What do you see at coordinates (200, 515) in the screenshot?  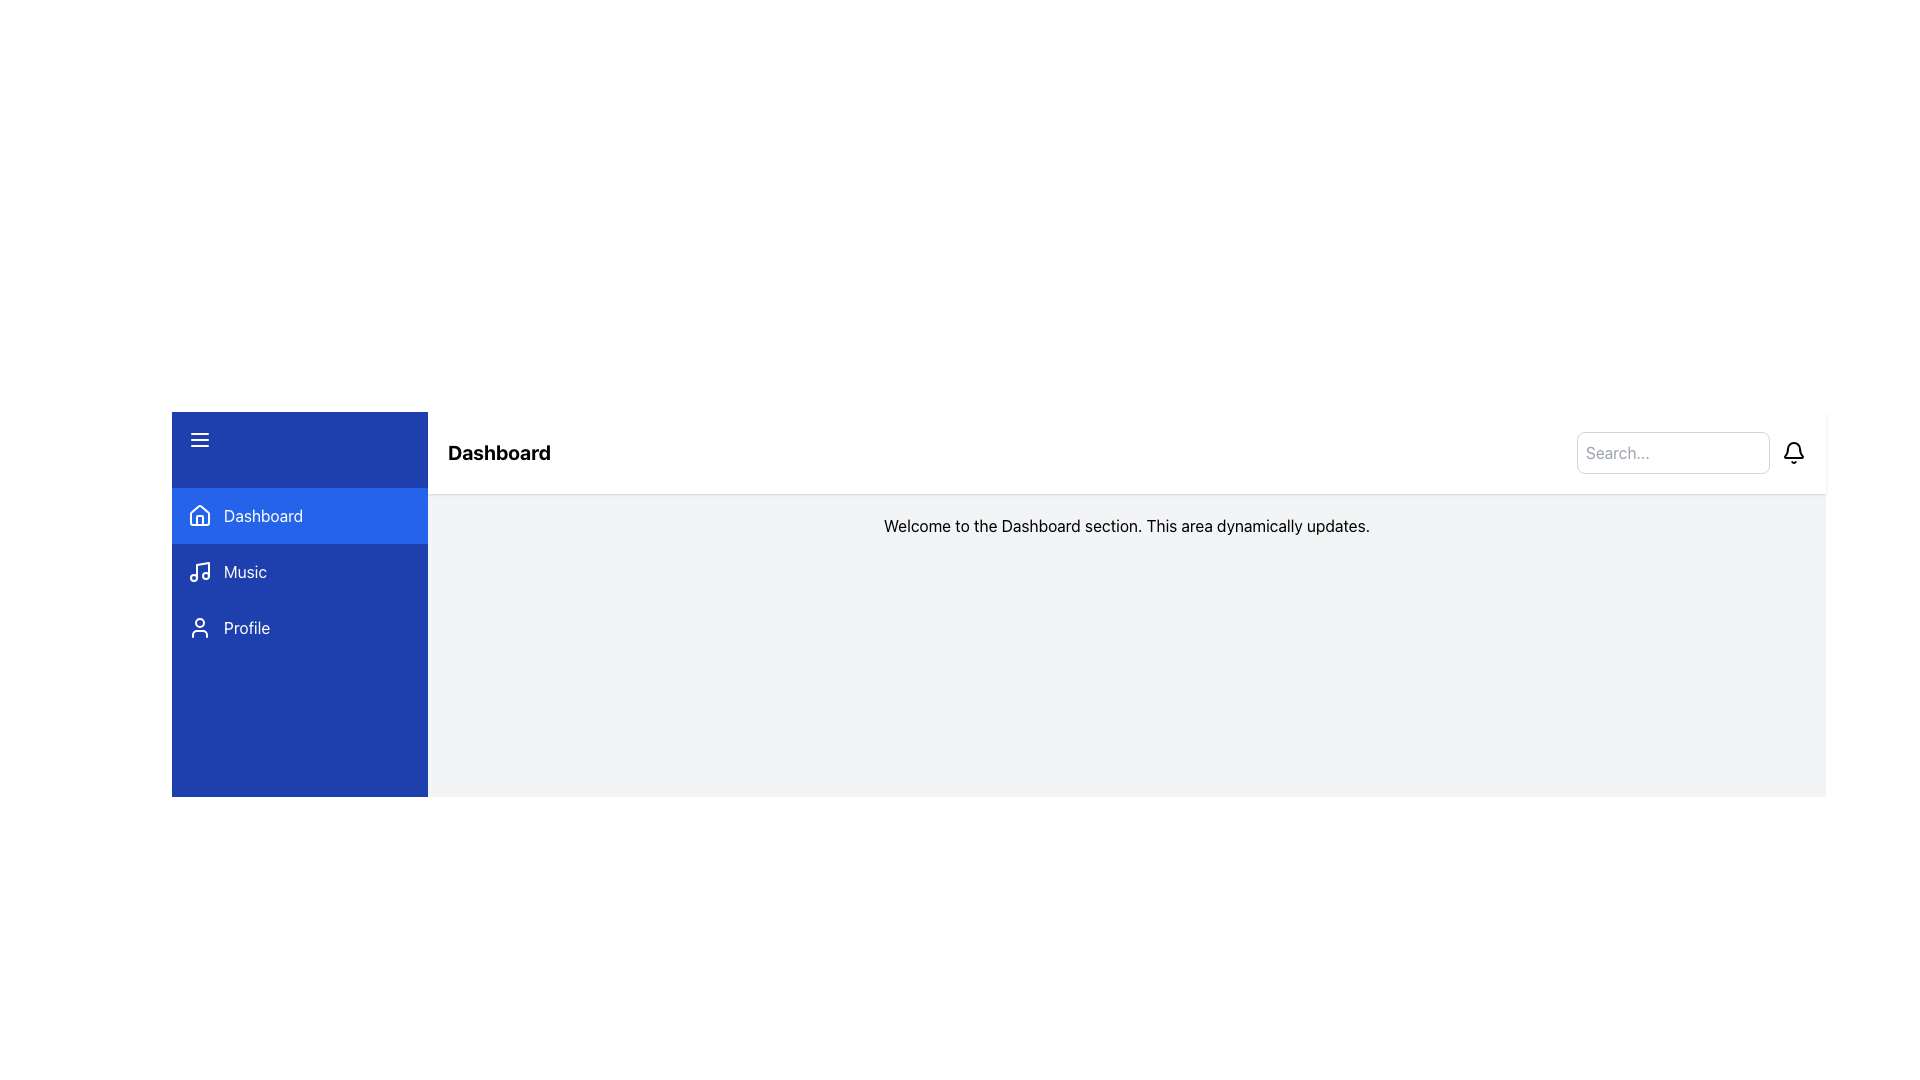 I see `the 'Dashboard' icon located in the sidebar on the left, which is positioned at the top of the vertical menu list` at bounding box center [200, 515].